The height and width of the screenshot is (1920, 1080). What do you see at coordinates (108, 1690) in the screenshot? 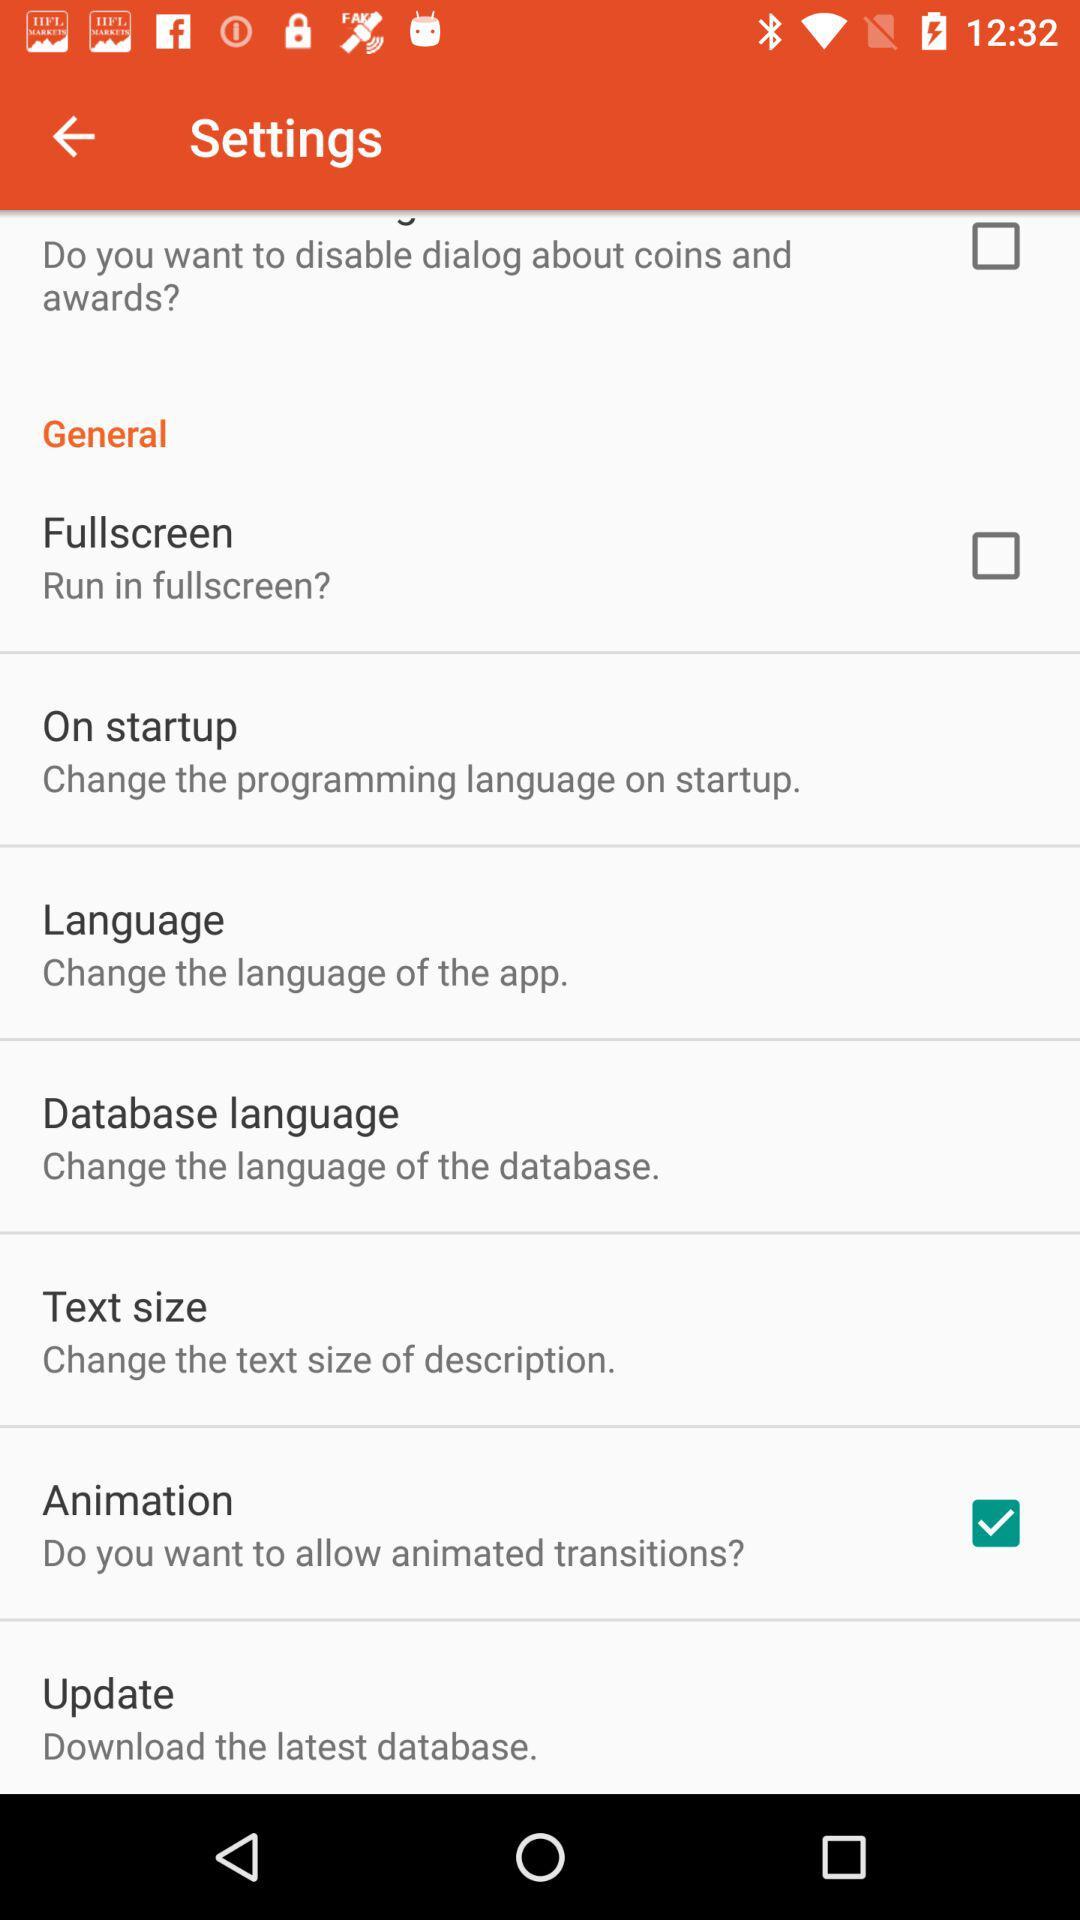
I see `update item` at bounding box center [108, 1690].